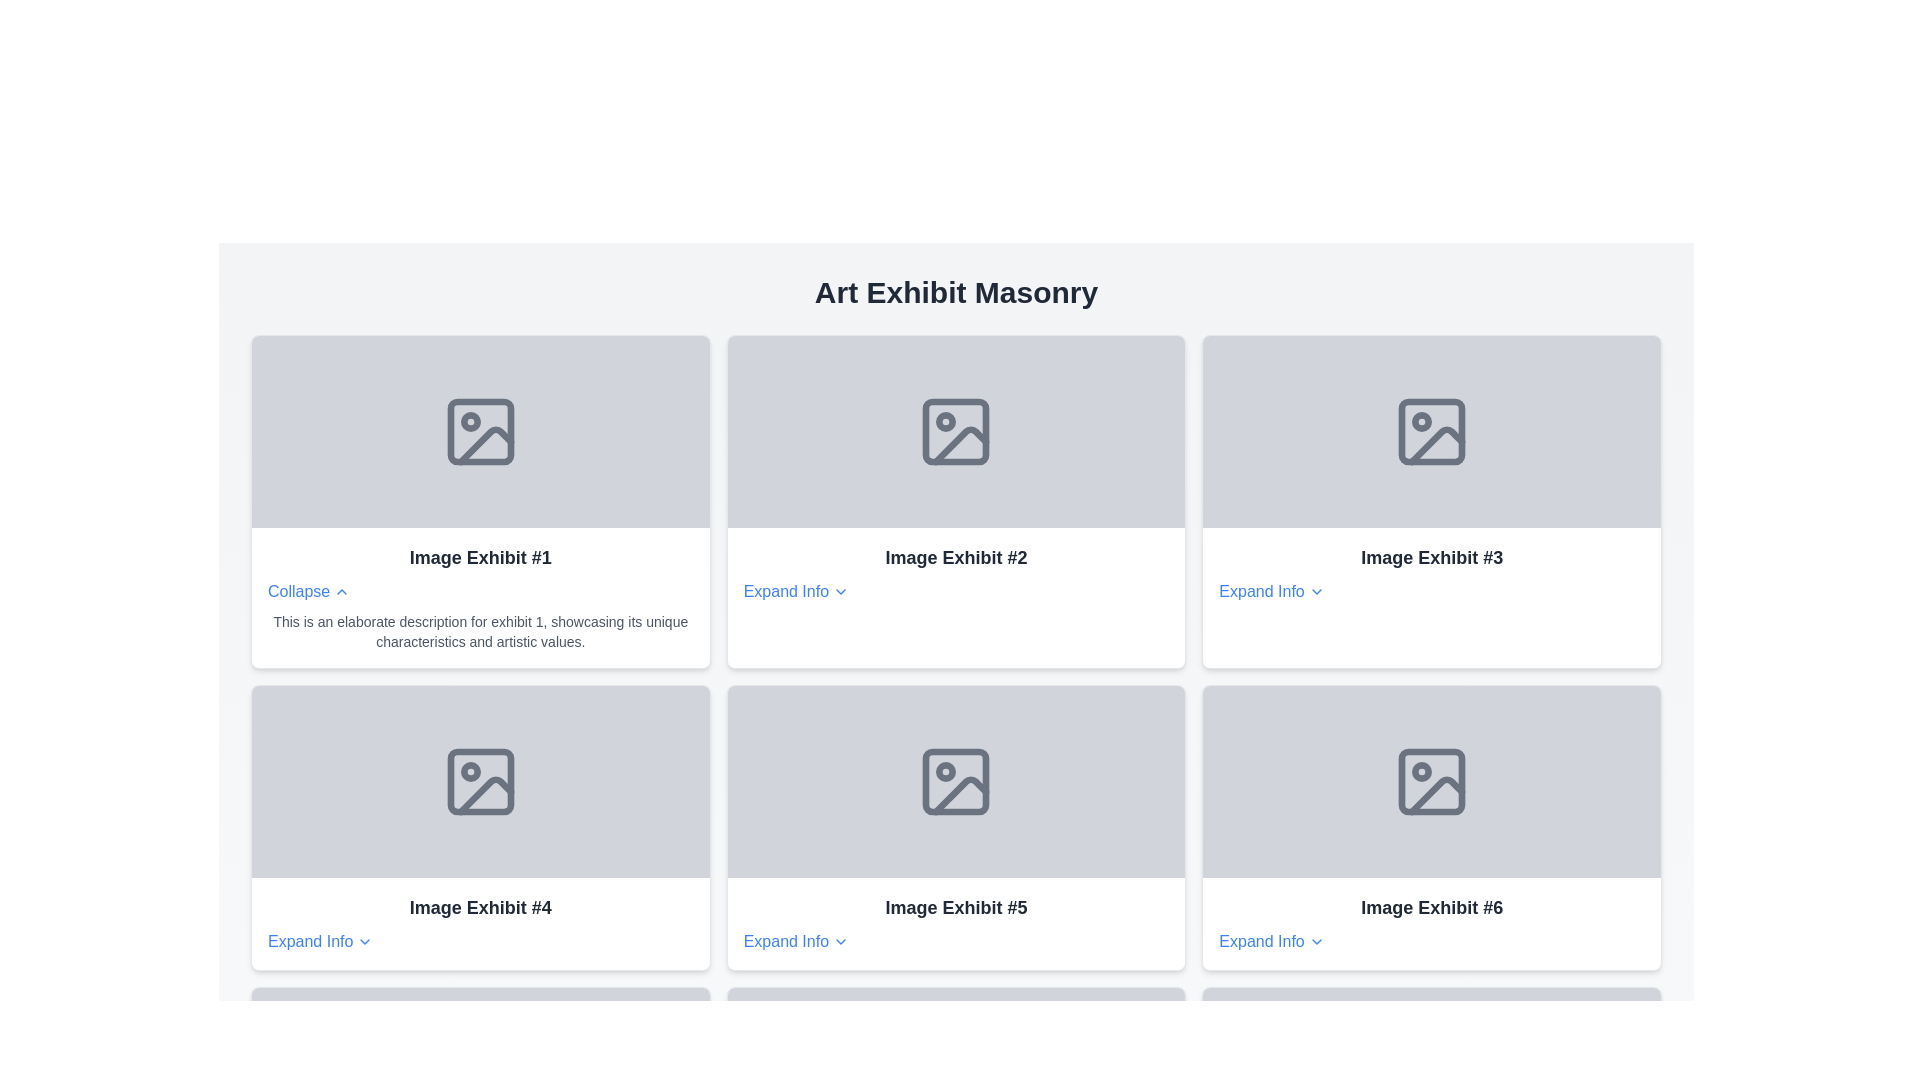 The width and height of the screenshot is (1920, 1080). Describe the element at coordinates (480, 632) in the screenshot. I see `text element containing the description for exhibit 1, which is styled in small gray font and positioned below the 'Collapse' control` at that location.